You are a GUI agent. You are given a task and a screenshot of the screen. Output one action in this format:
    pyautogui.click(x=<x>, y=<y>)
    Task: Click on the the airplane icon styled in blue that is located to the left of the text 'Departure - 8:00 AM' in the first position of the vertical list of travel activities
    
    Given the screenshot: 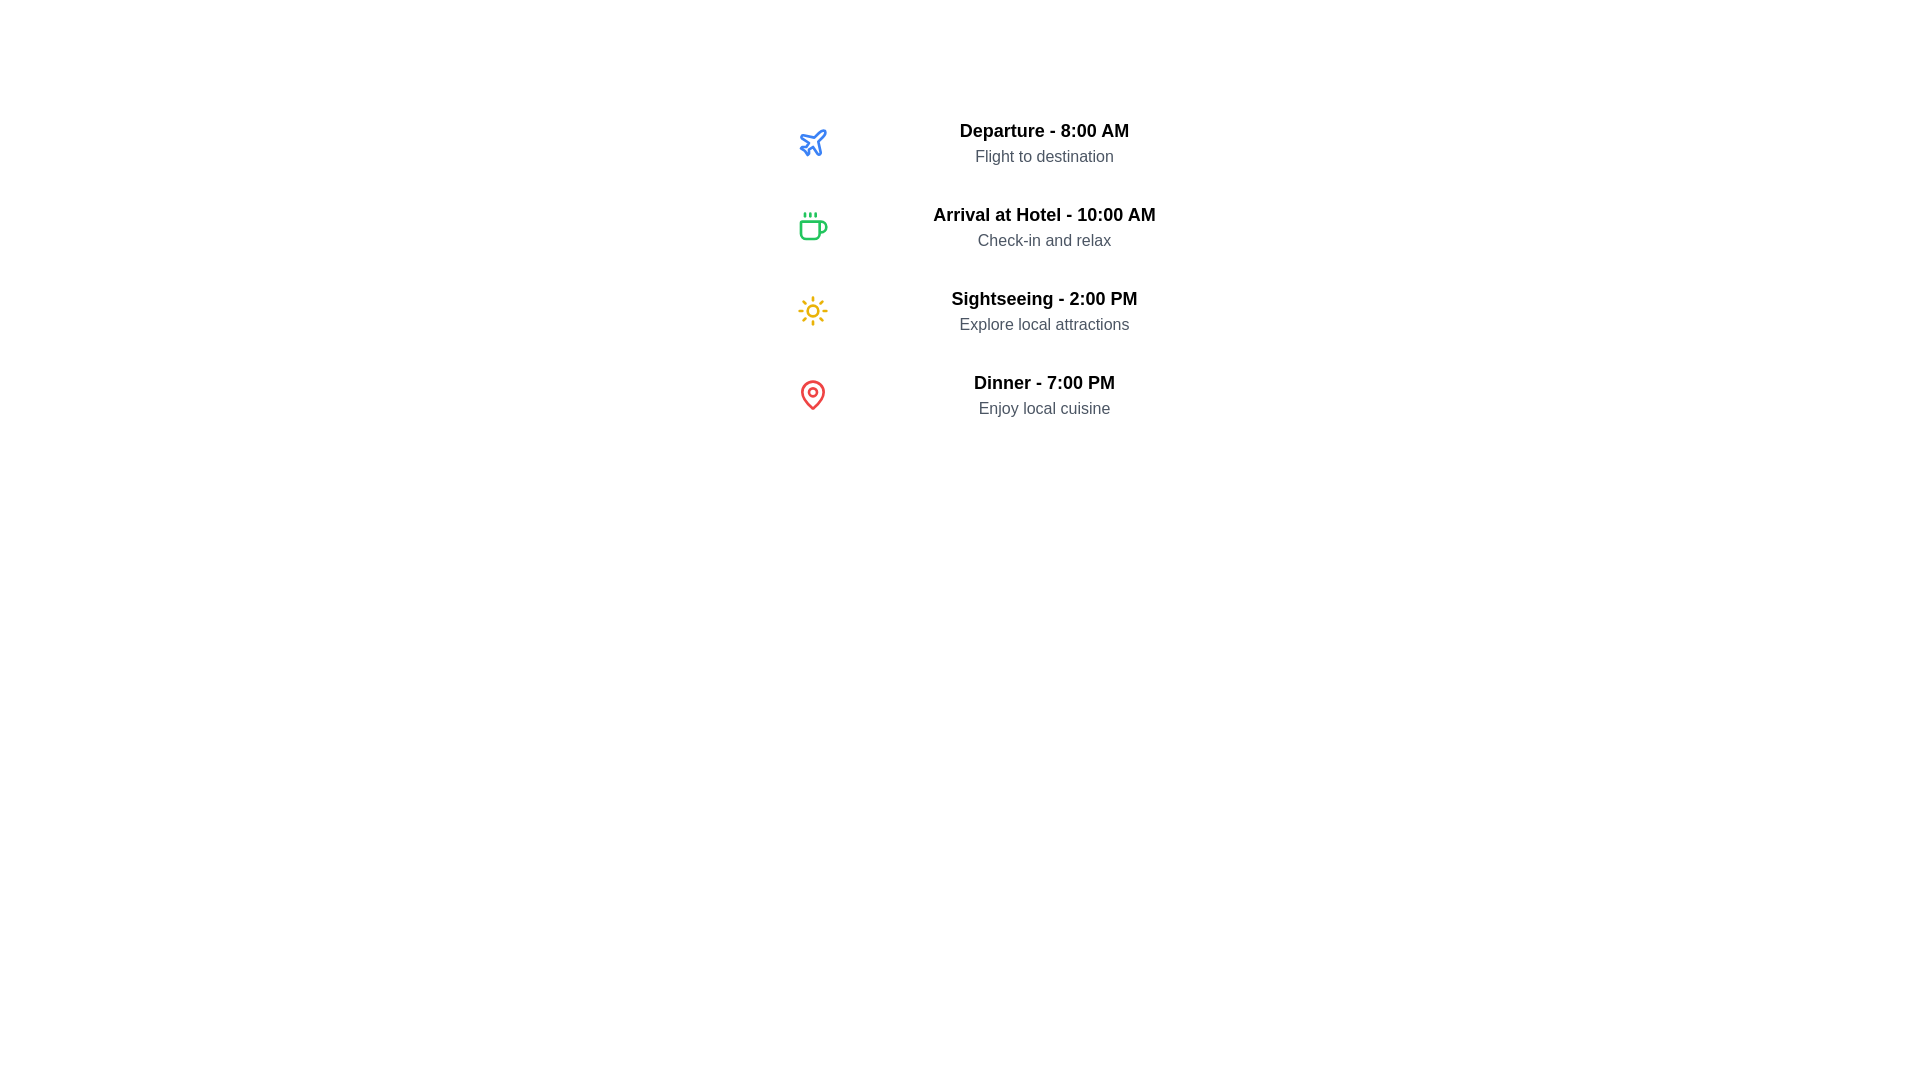 What is the action you would take?
    pyautogui.click(x=812, y=141)
    